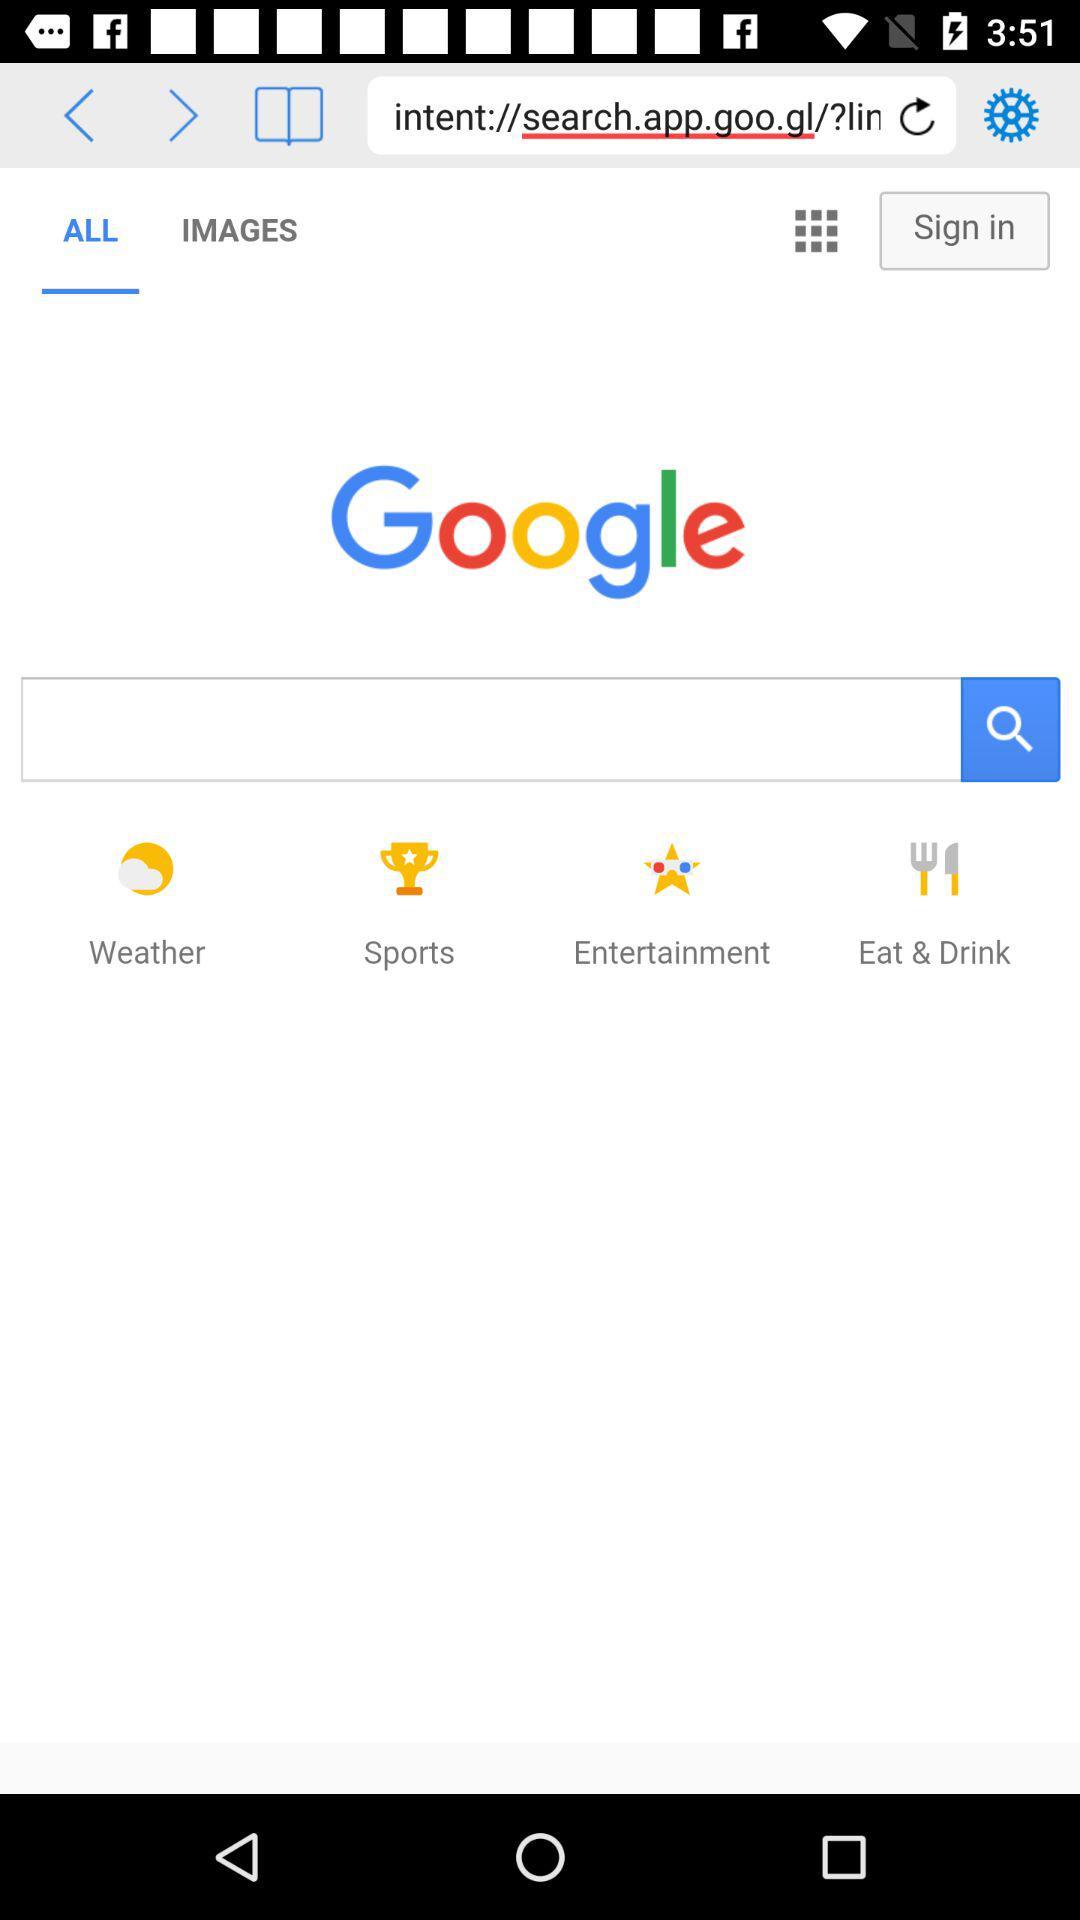  I want to click on to bookmarks, so click(288, 114).